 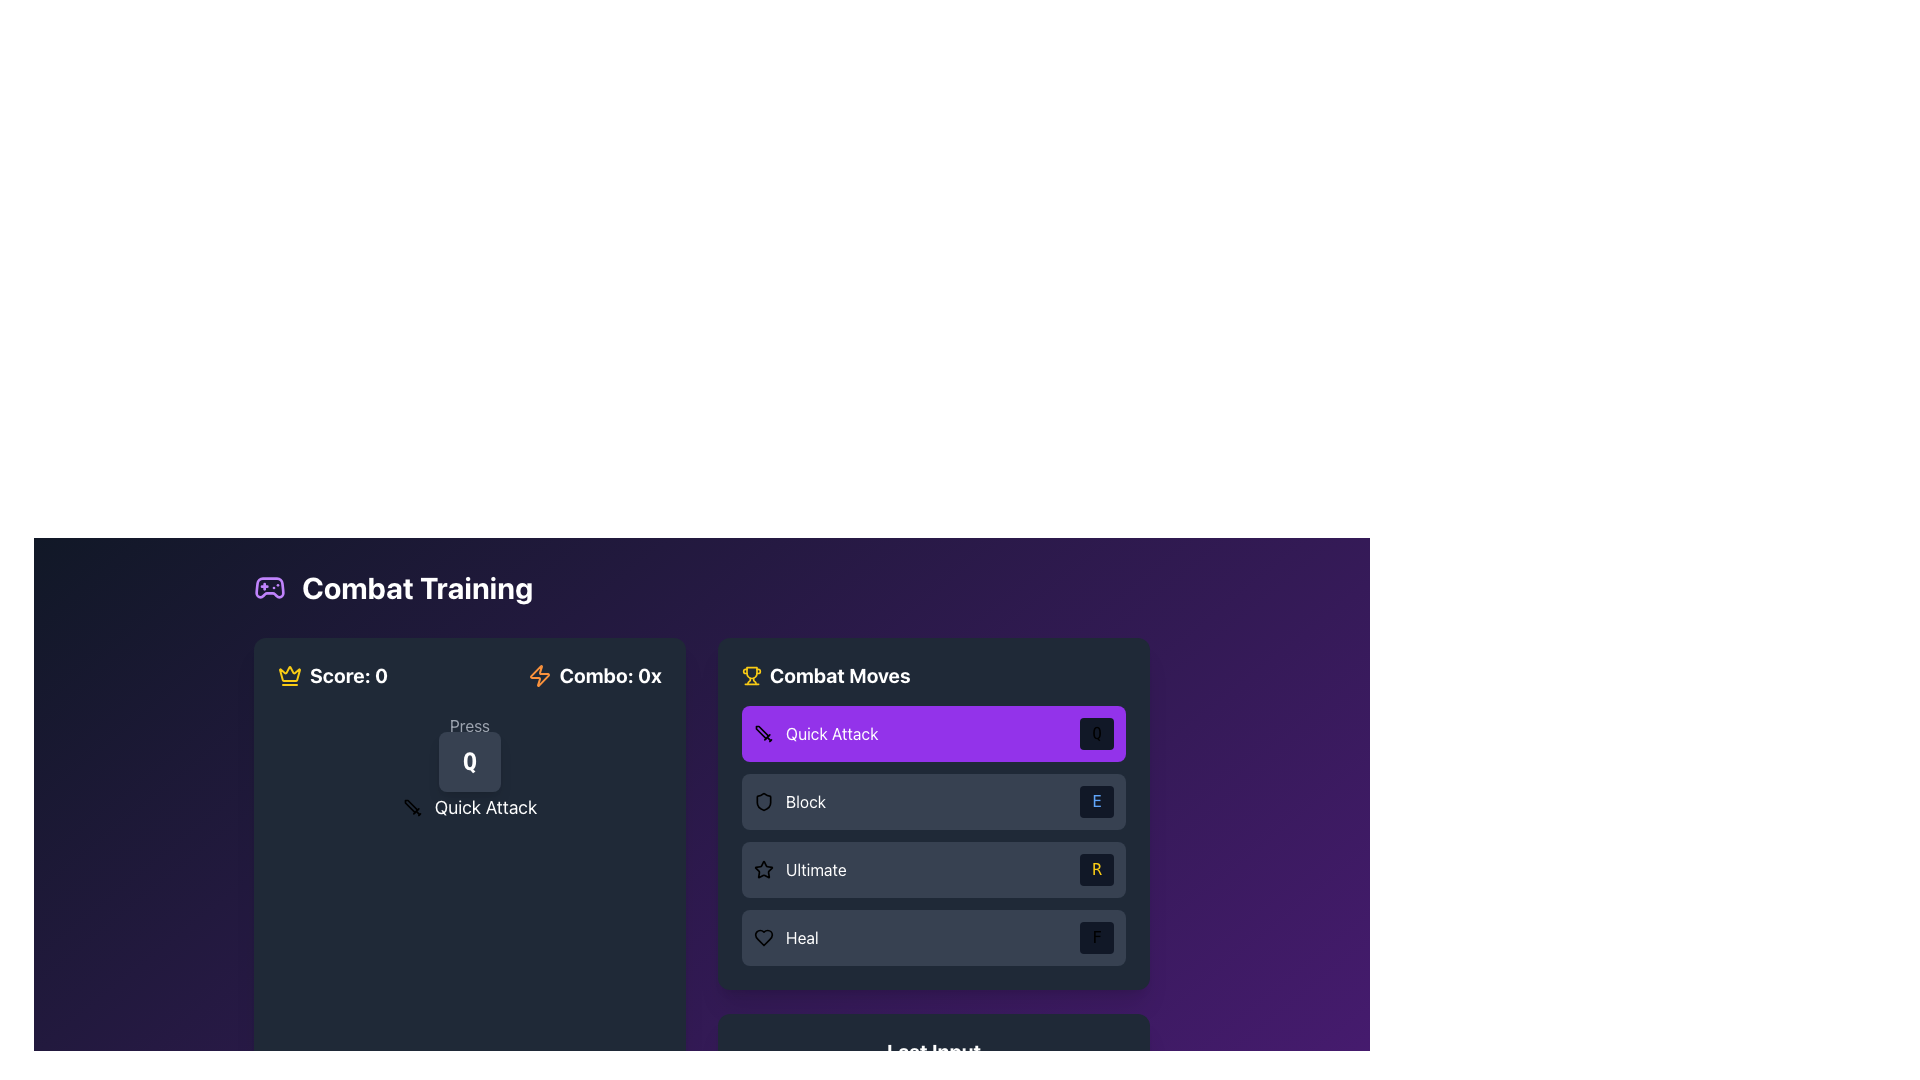 What do you see at coordinates (469, 745) in the screenshot?
I see `the Keybinding Indicator button with the gray background and white text 'Q', which is located in the center of the left section of the interface` at bounding box center [469, 745].